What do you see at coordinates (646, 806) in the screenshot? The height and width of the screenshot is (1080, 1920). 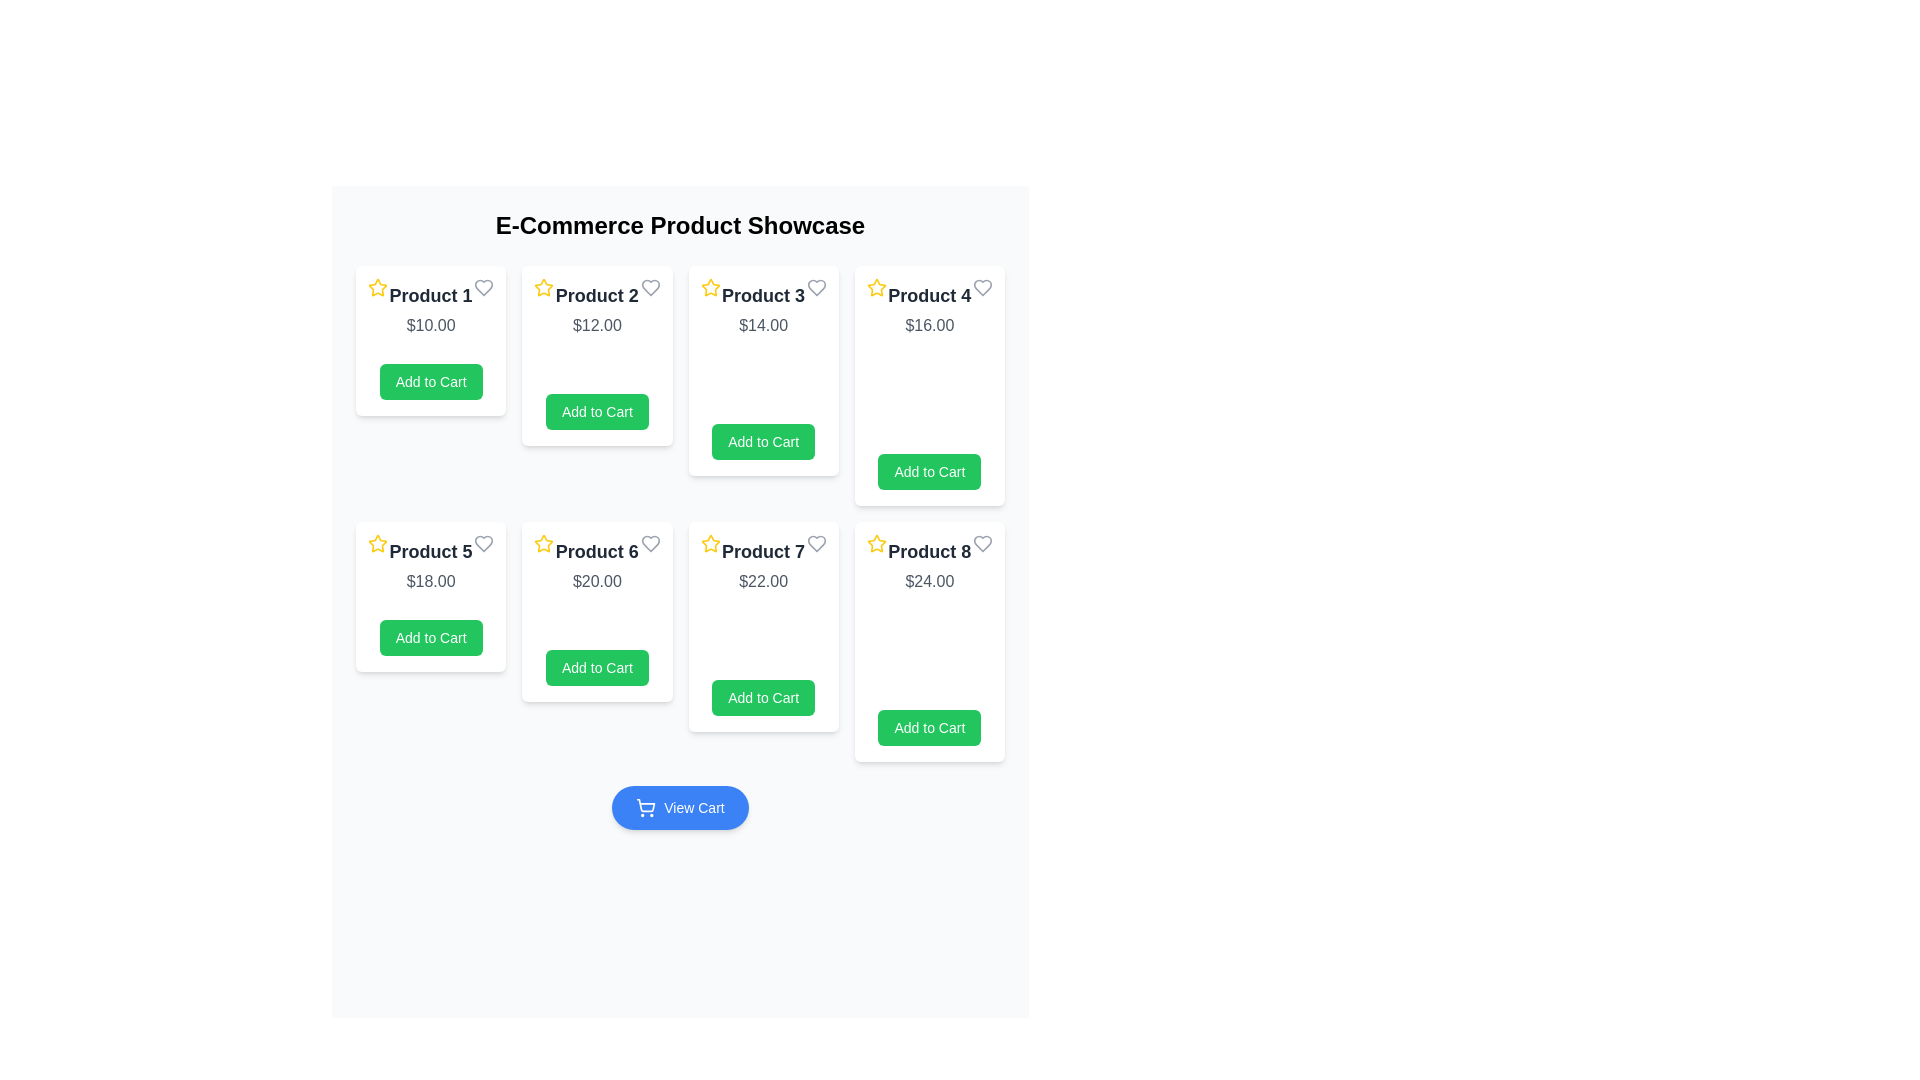 I see `shopping cart icon located within the blue 'View Cart' button at the bottom of the display area for information` at bounding box center [646, 806].